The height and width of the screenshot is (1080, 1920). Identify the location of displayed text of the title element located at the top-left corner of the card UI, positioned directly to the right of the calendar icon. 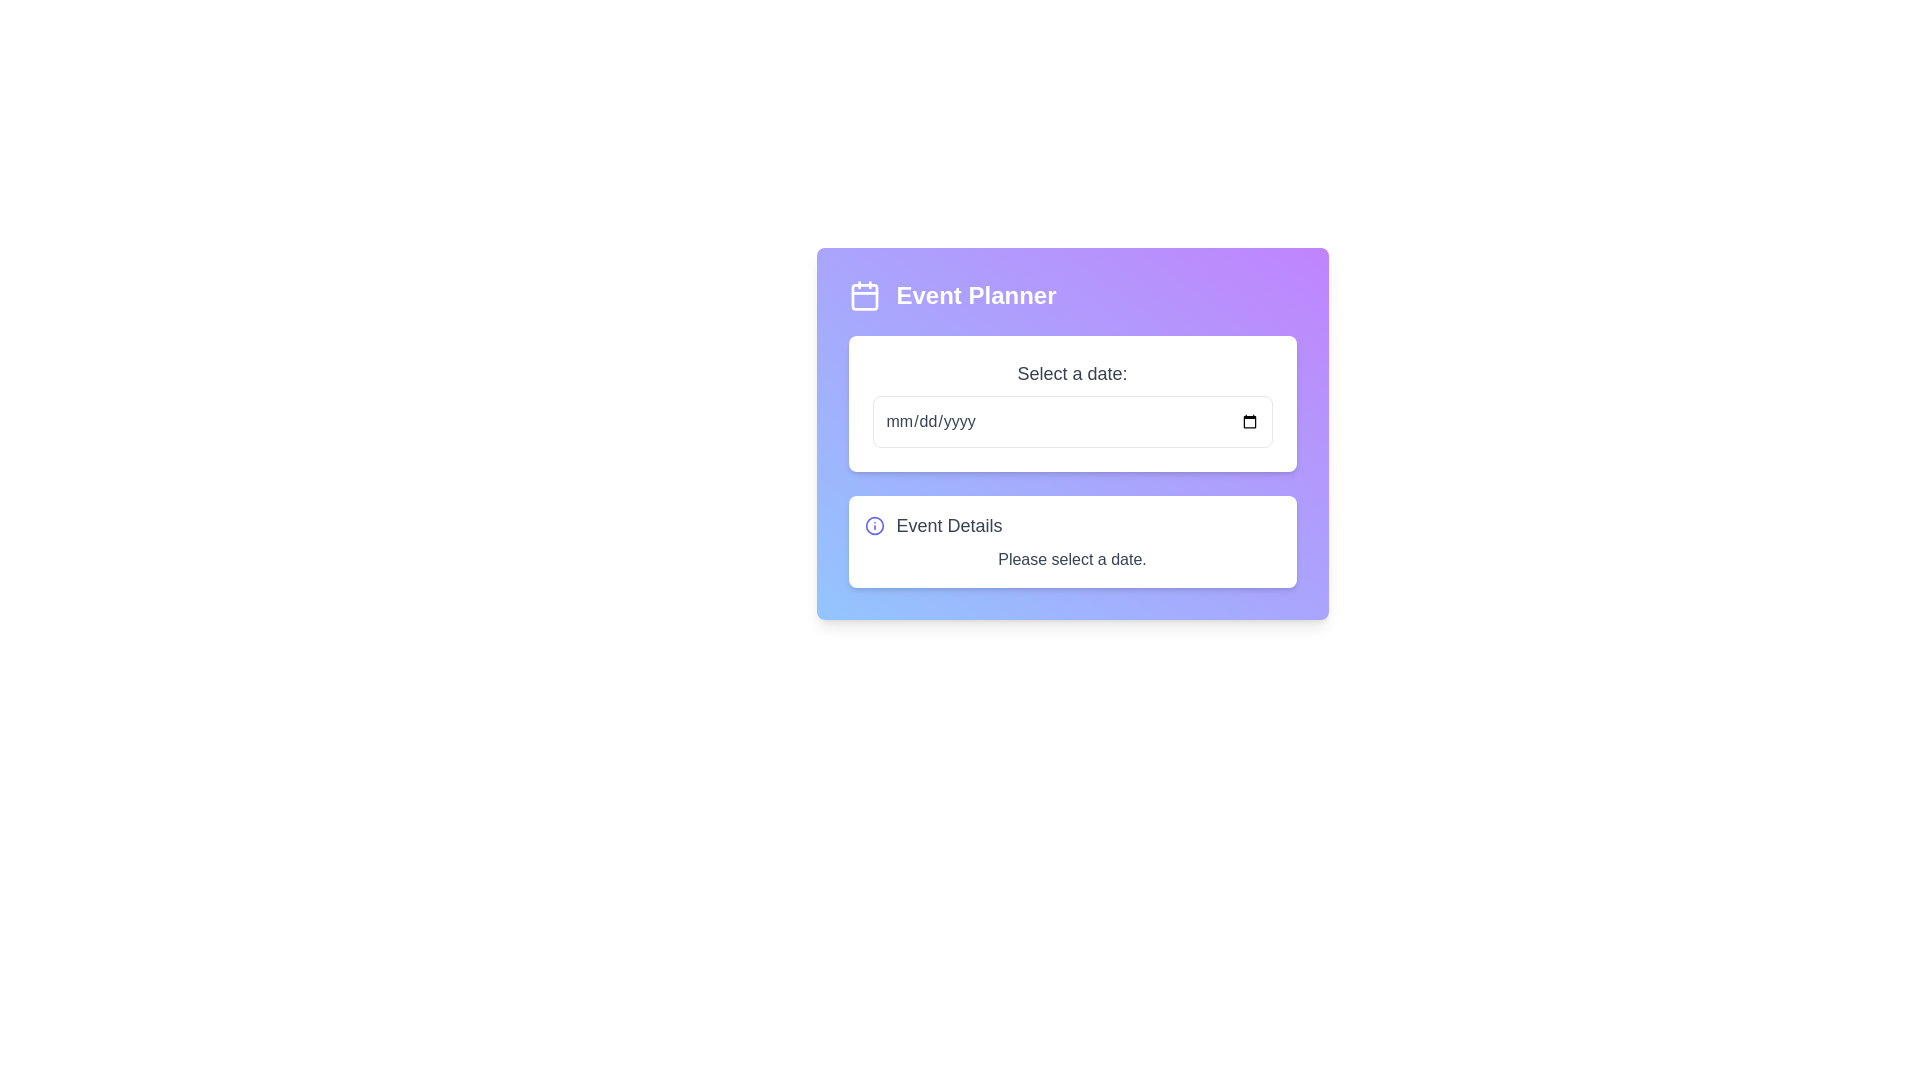
(976, 296).